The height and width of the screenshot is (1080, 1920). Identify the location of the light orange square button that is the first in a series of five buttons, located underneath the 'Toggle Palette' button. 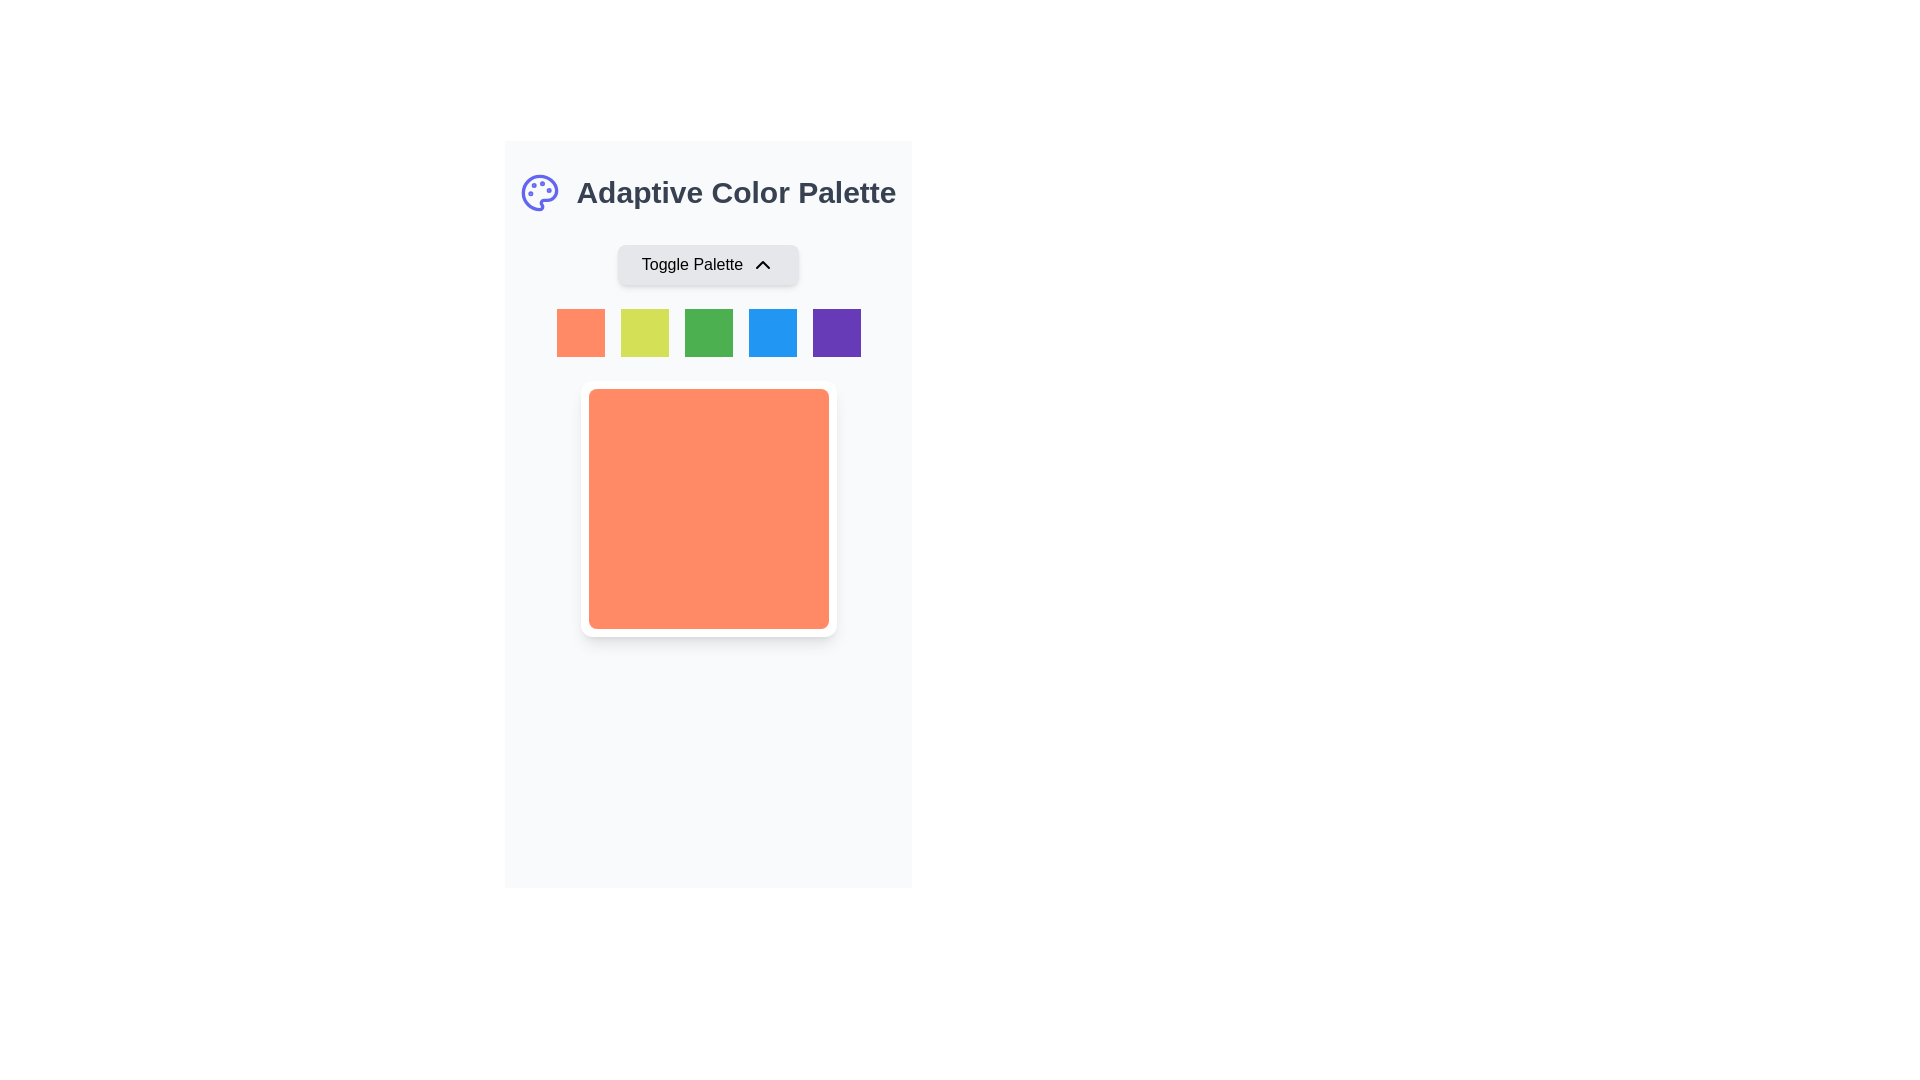
(579, 331).